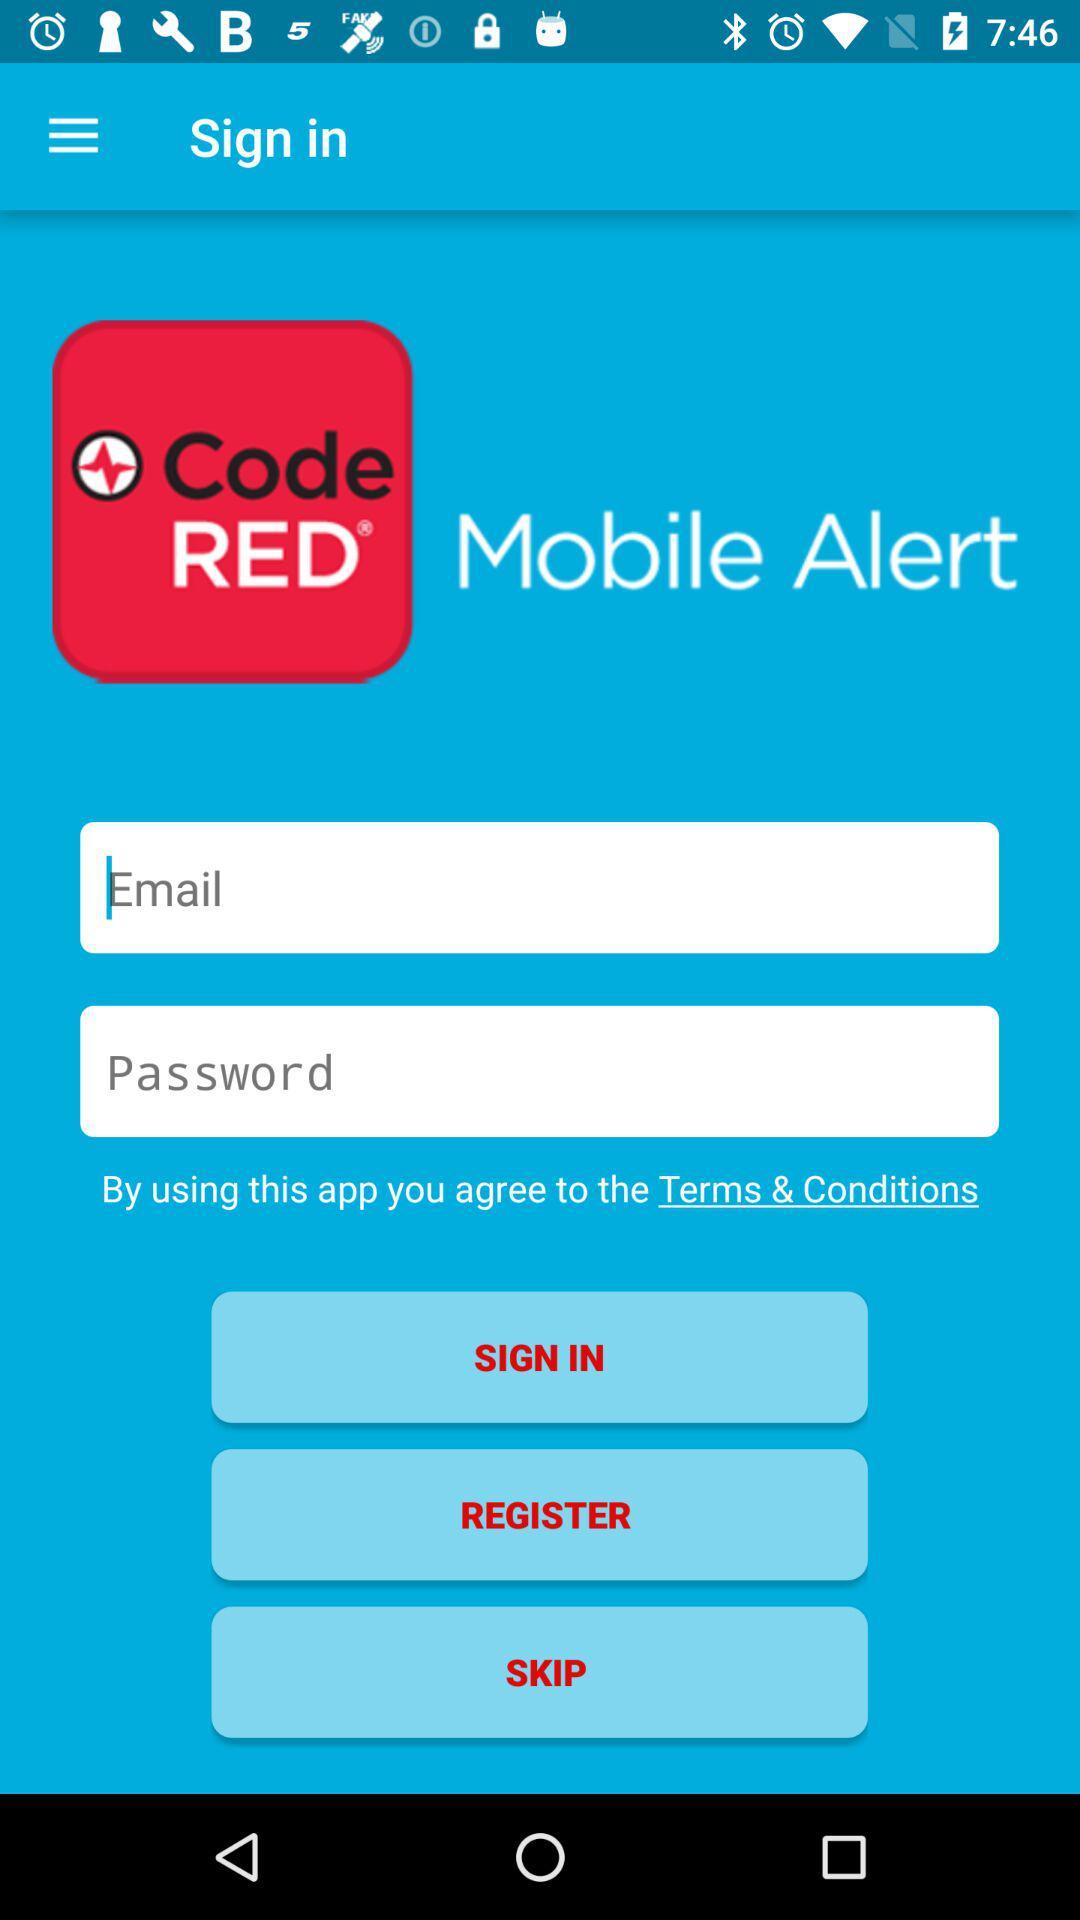 The image size is (1080, 1920). What do you see at coordinates (540, 1188) in the screenshot?
I see `the by using this icon` at bounding box center [540, 1188].